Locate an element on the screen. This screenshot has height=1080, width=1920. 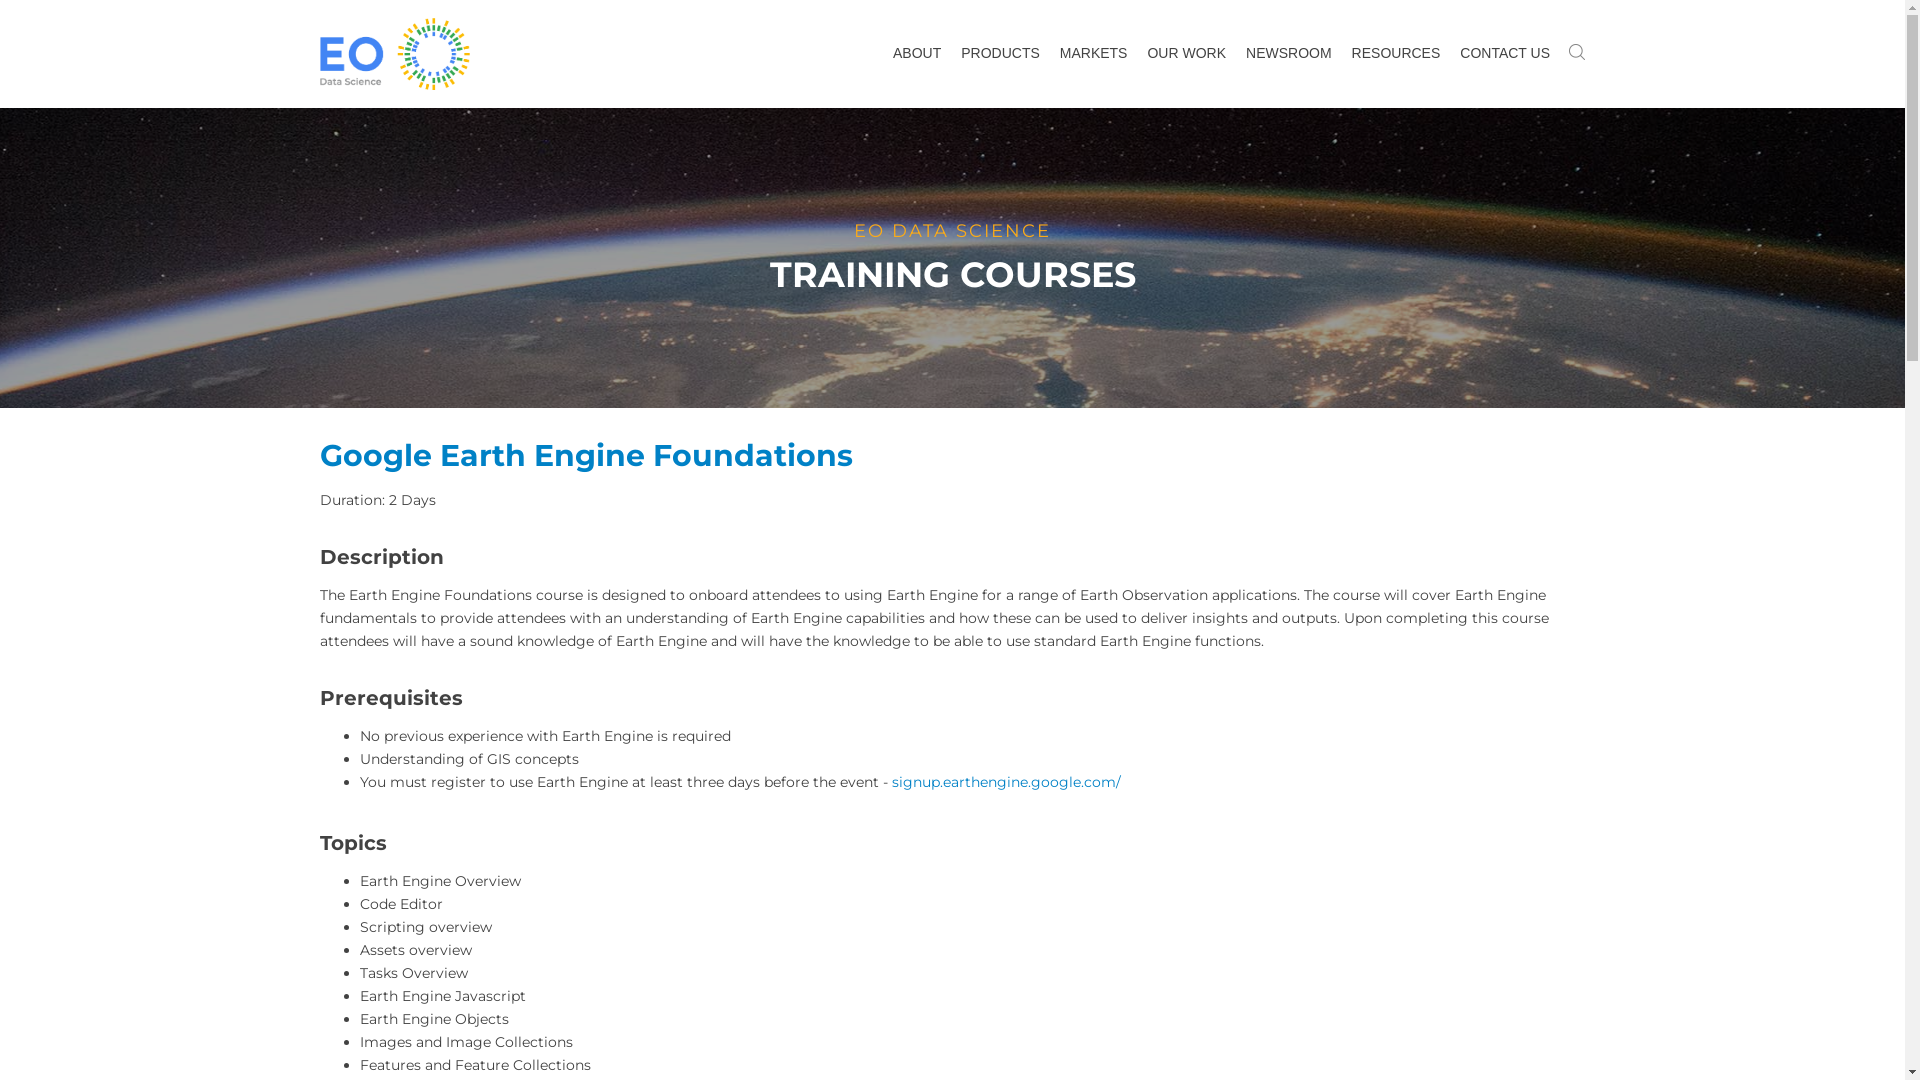
'signup.earthengine.google.com/' is located at coordinates (891, 781).